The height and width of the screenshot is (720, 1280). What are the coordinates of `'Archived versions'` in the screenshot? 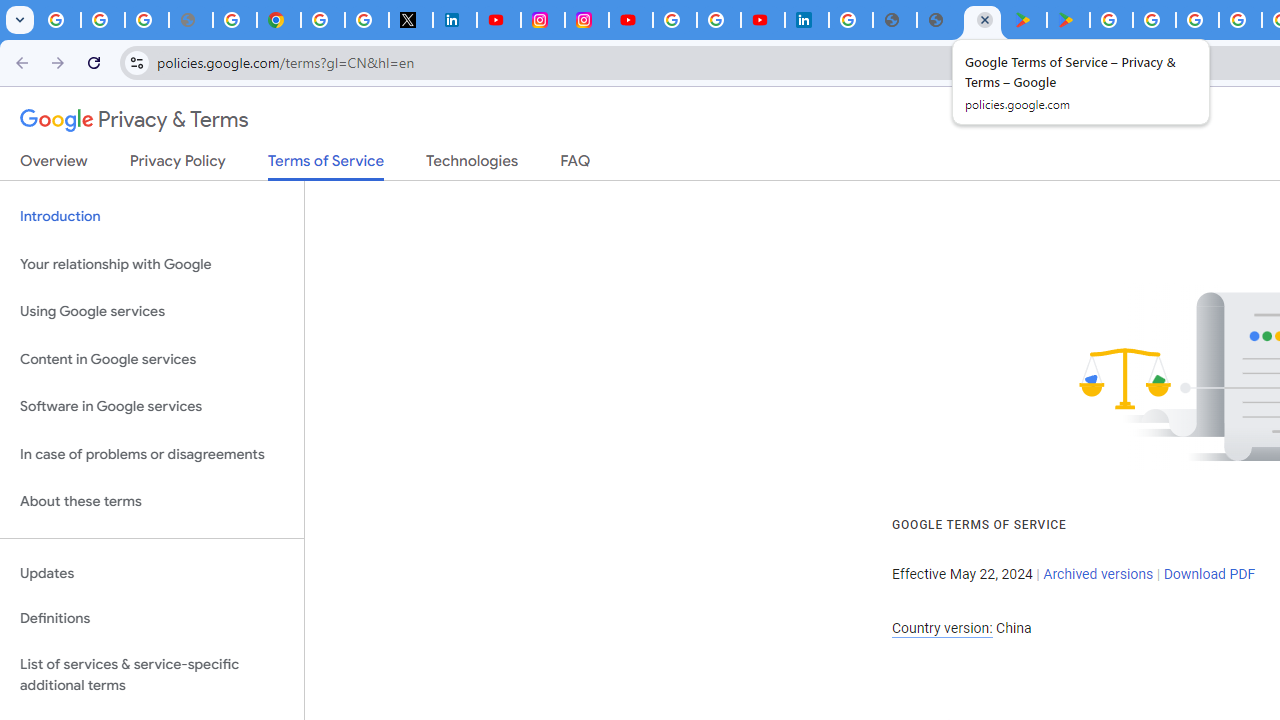 It's located at (1097, 574).